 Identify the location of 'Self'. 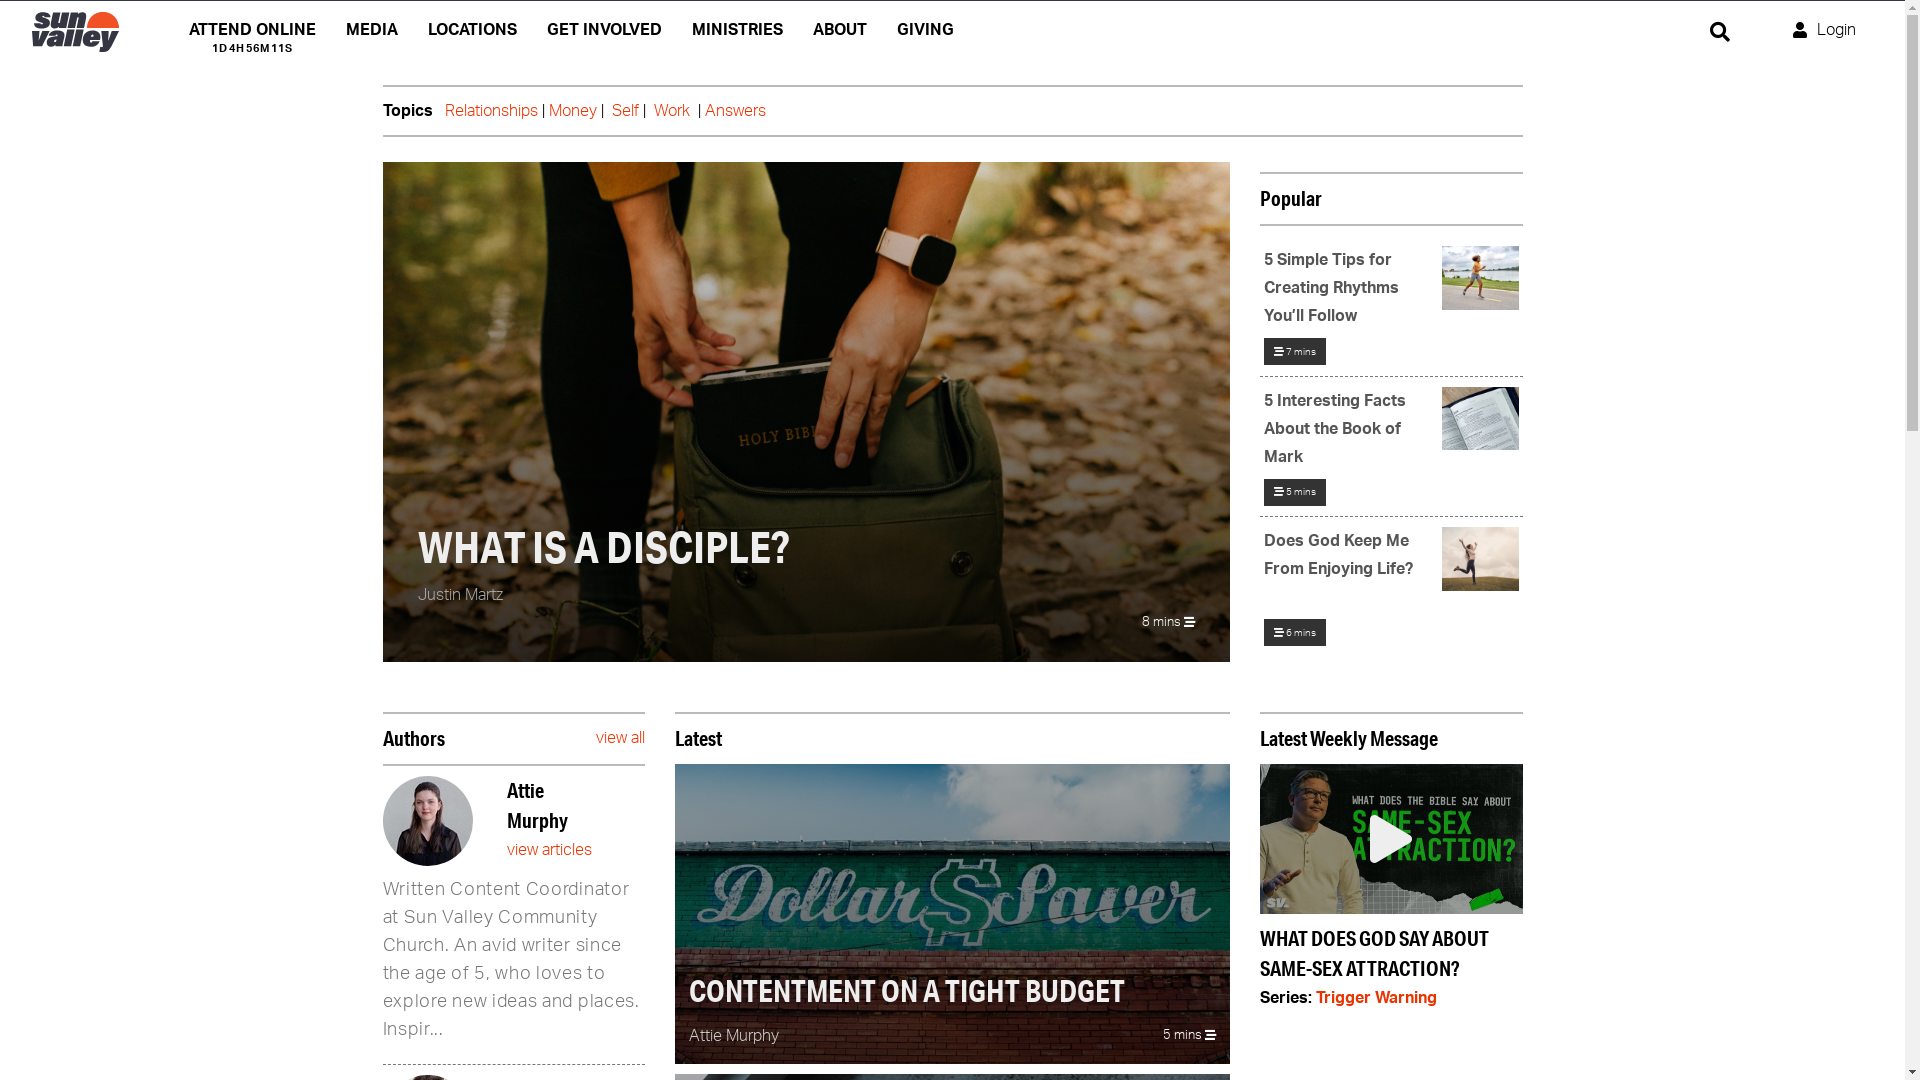
(624, 111).